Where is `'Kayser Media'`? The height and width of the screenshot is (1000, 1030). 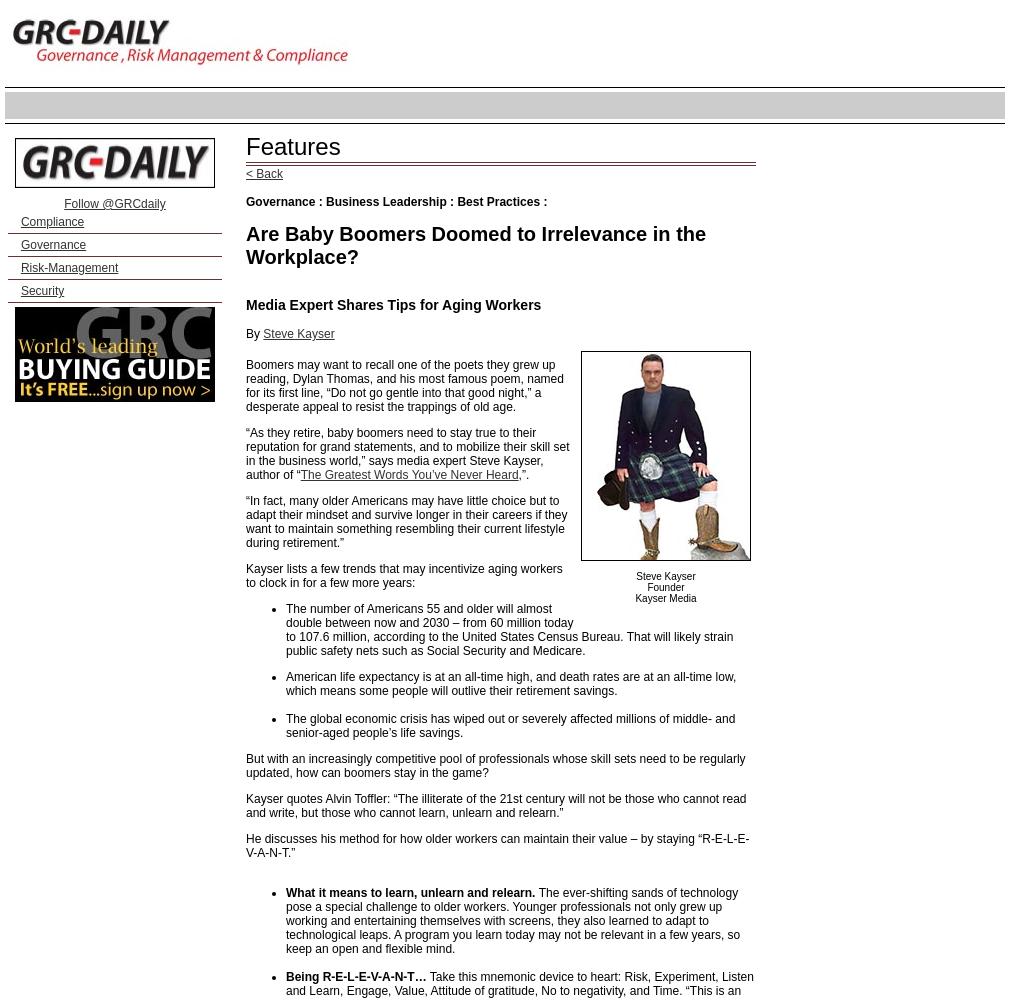
'Kayser Media' is located at coordinates (664, 597).